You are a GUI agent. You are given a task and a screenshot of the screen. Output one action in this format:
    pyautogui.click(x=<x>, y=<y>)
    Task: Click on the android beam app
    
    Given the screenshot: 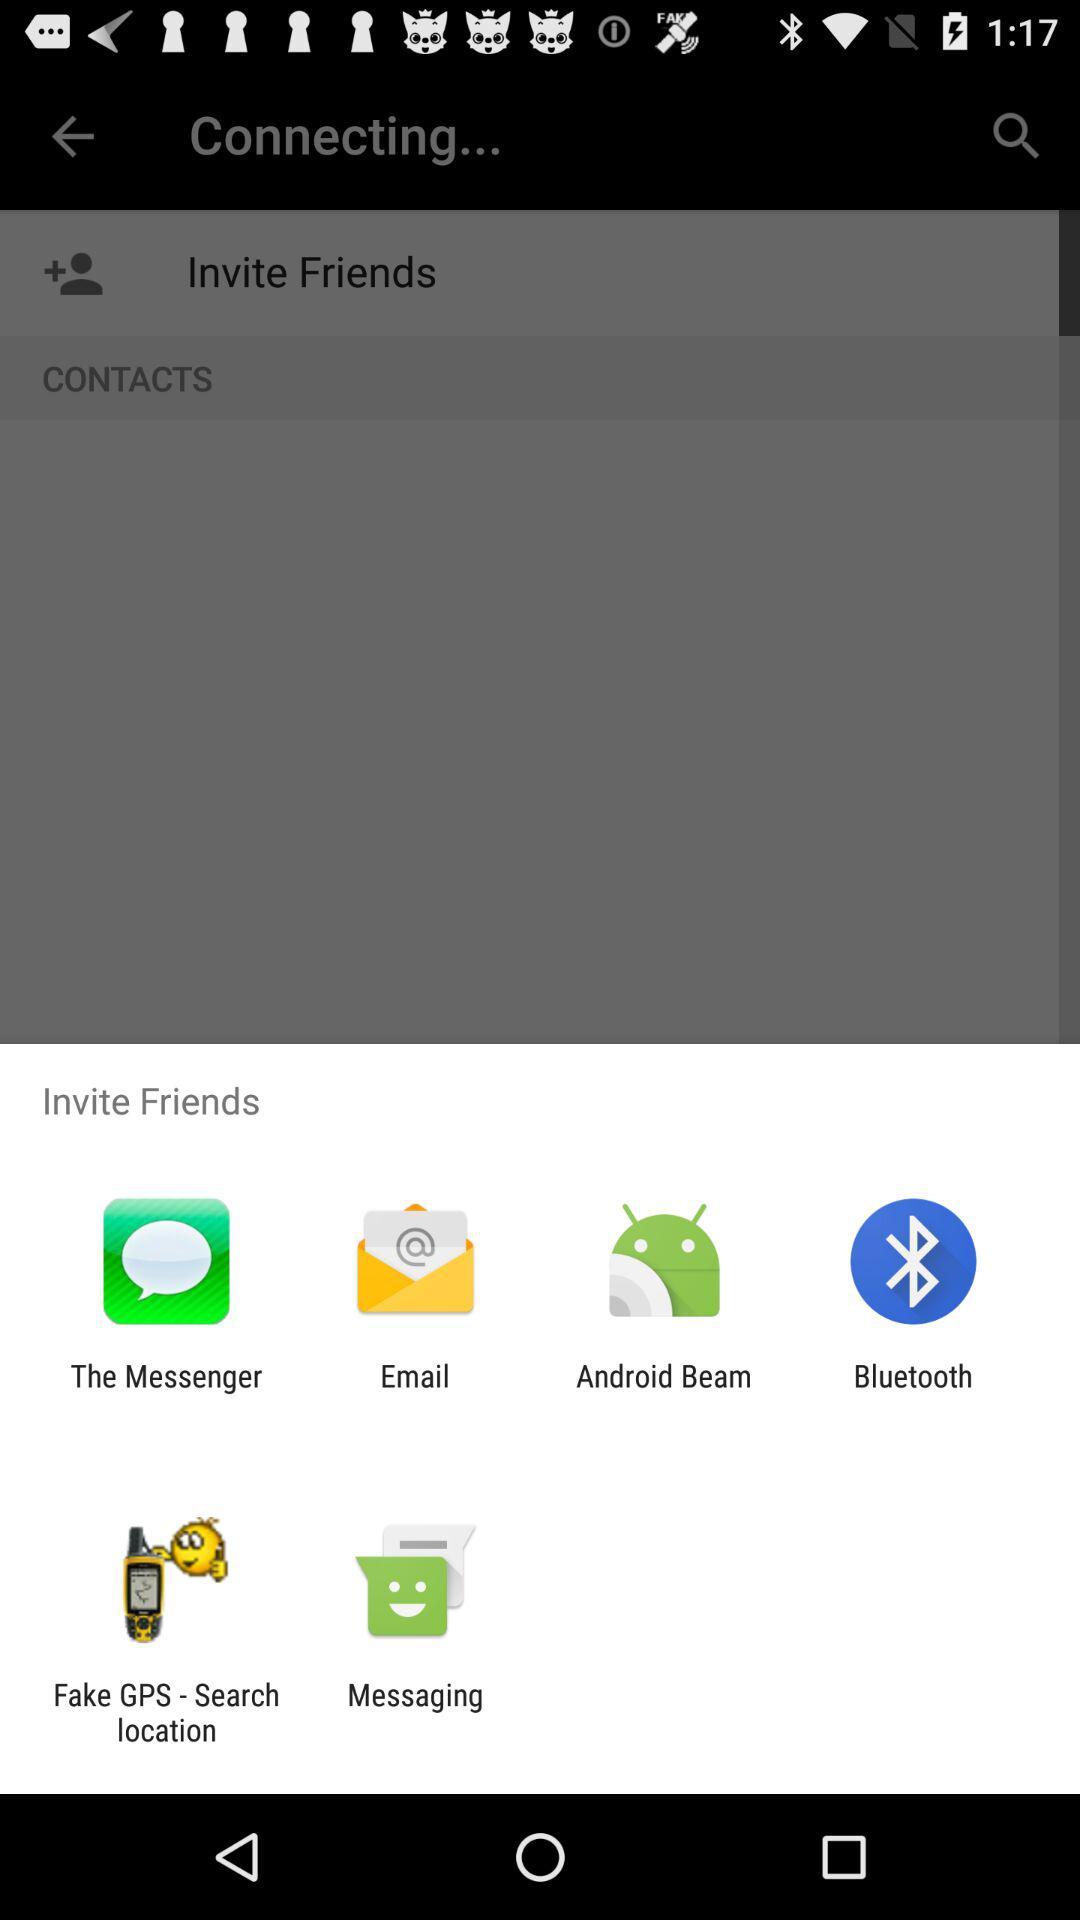 What is the action you would take?
    pyautogui.click(x=664, y=1392)
    